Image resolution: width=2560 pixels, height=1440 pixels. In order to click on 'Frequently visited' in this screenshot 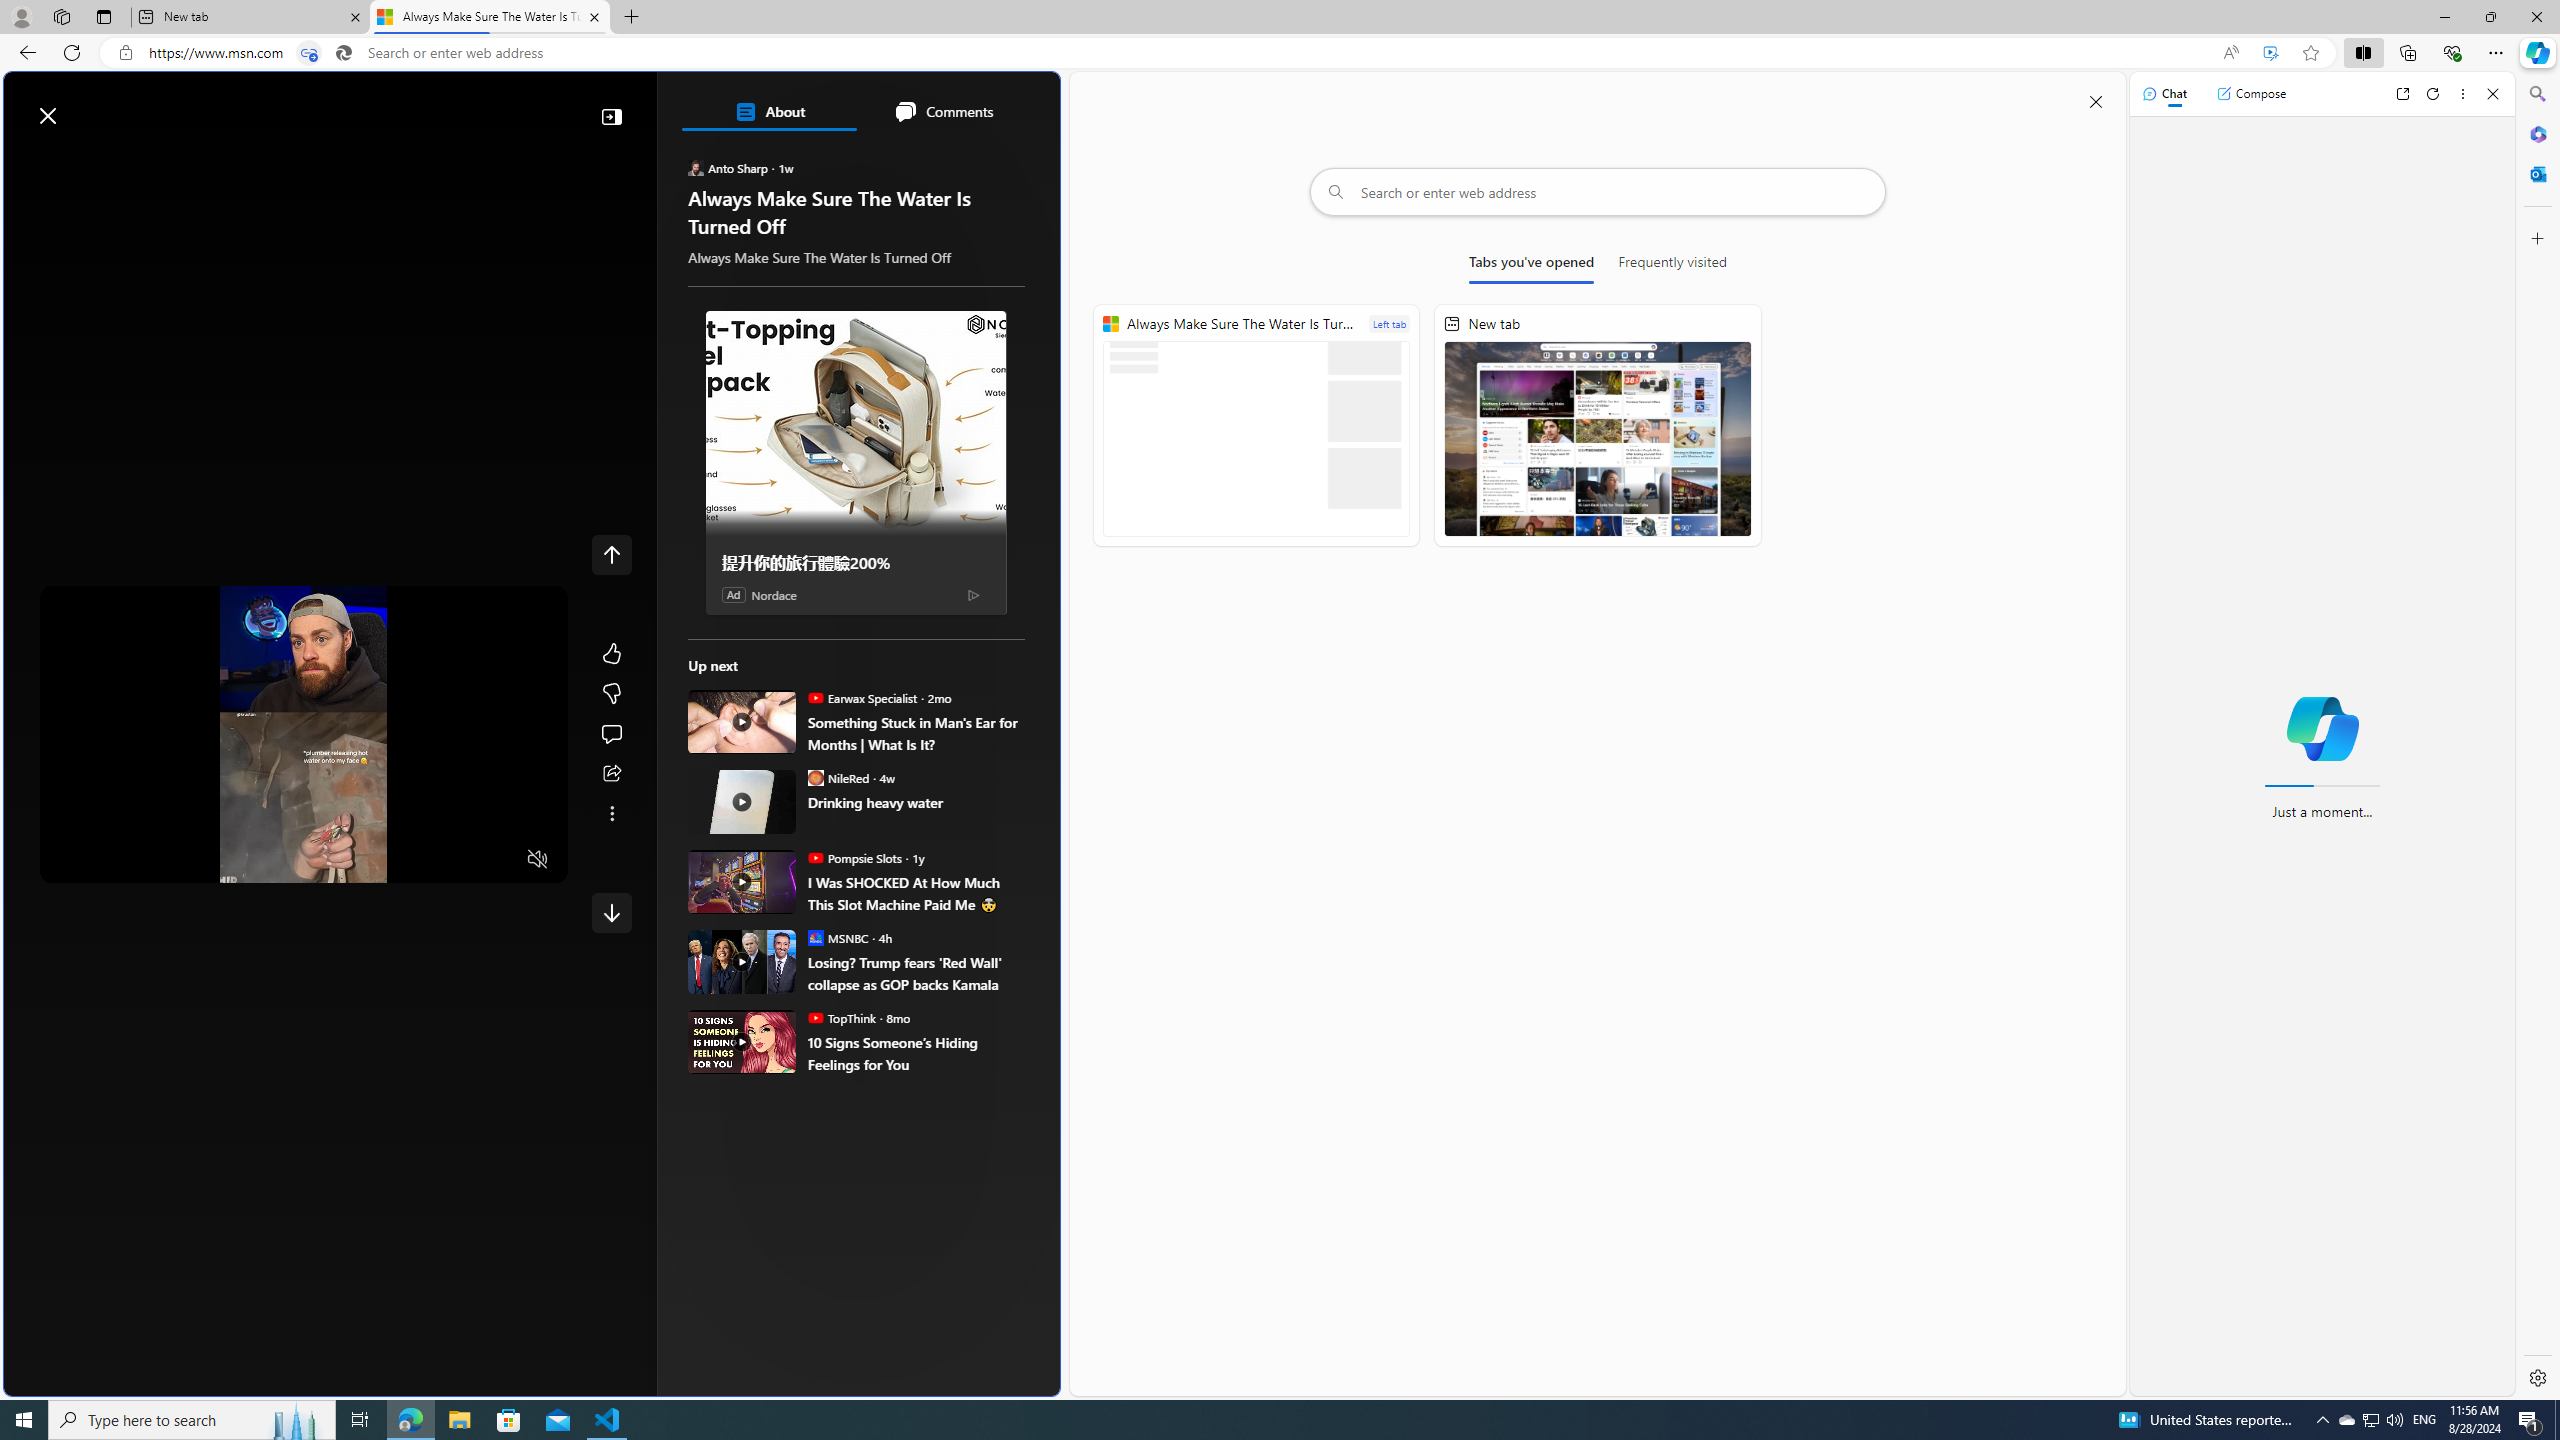, I will do `click(1671, 265)`.